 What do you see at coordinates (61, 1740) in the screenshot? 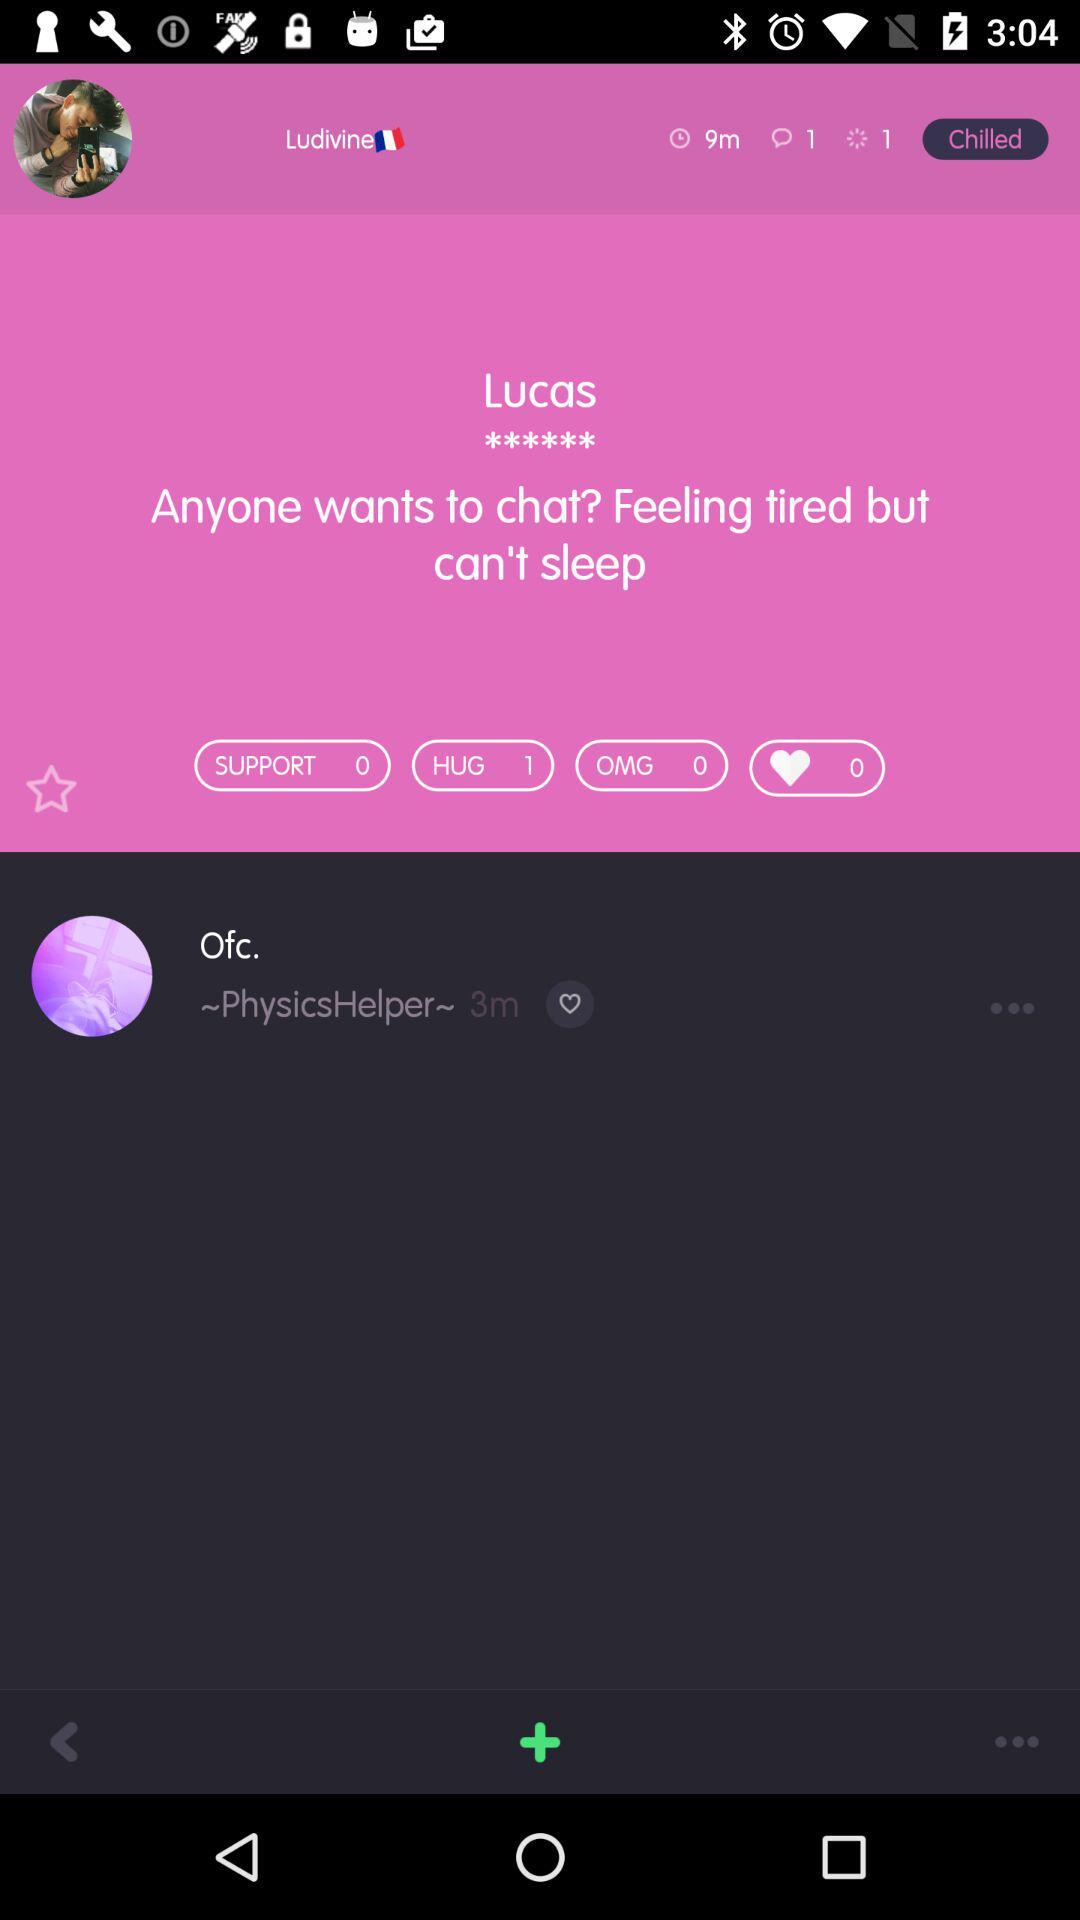
I see `the arrow_backward icon` at bounding box center [61, 1740].